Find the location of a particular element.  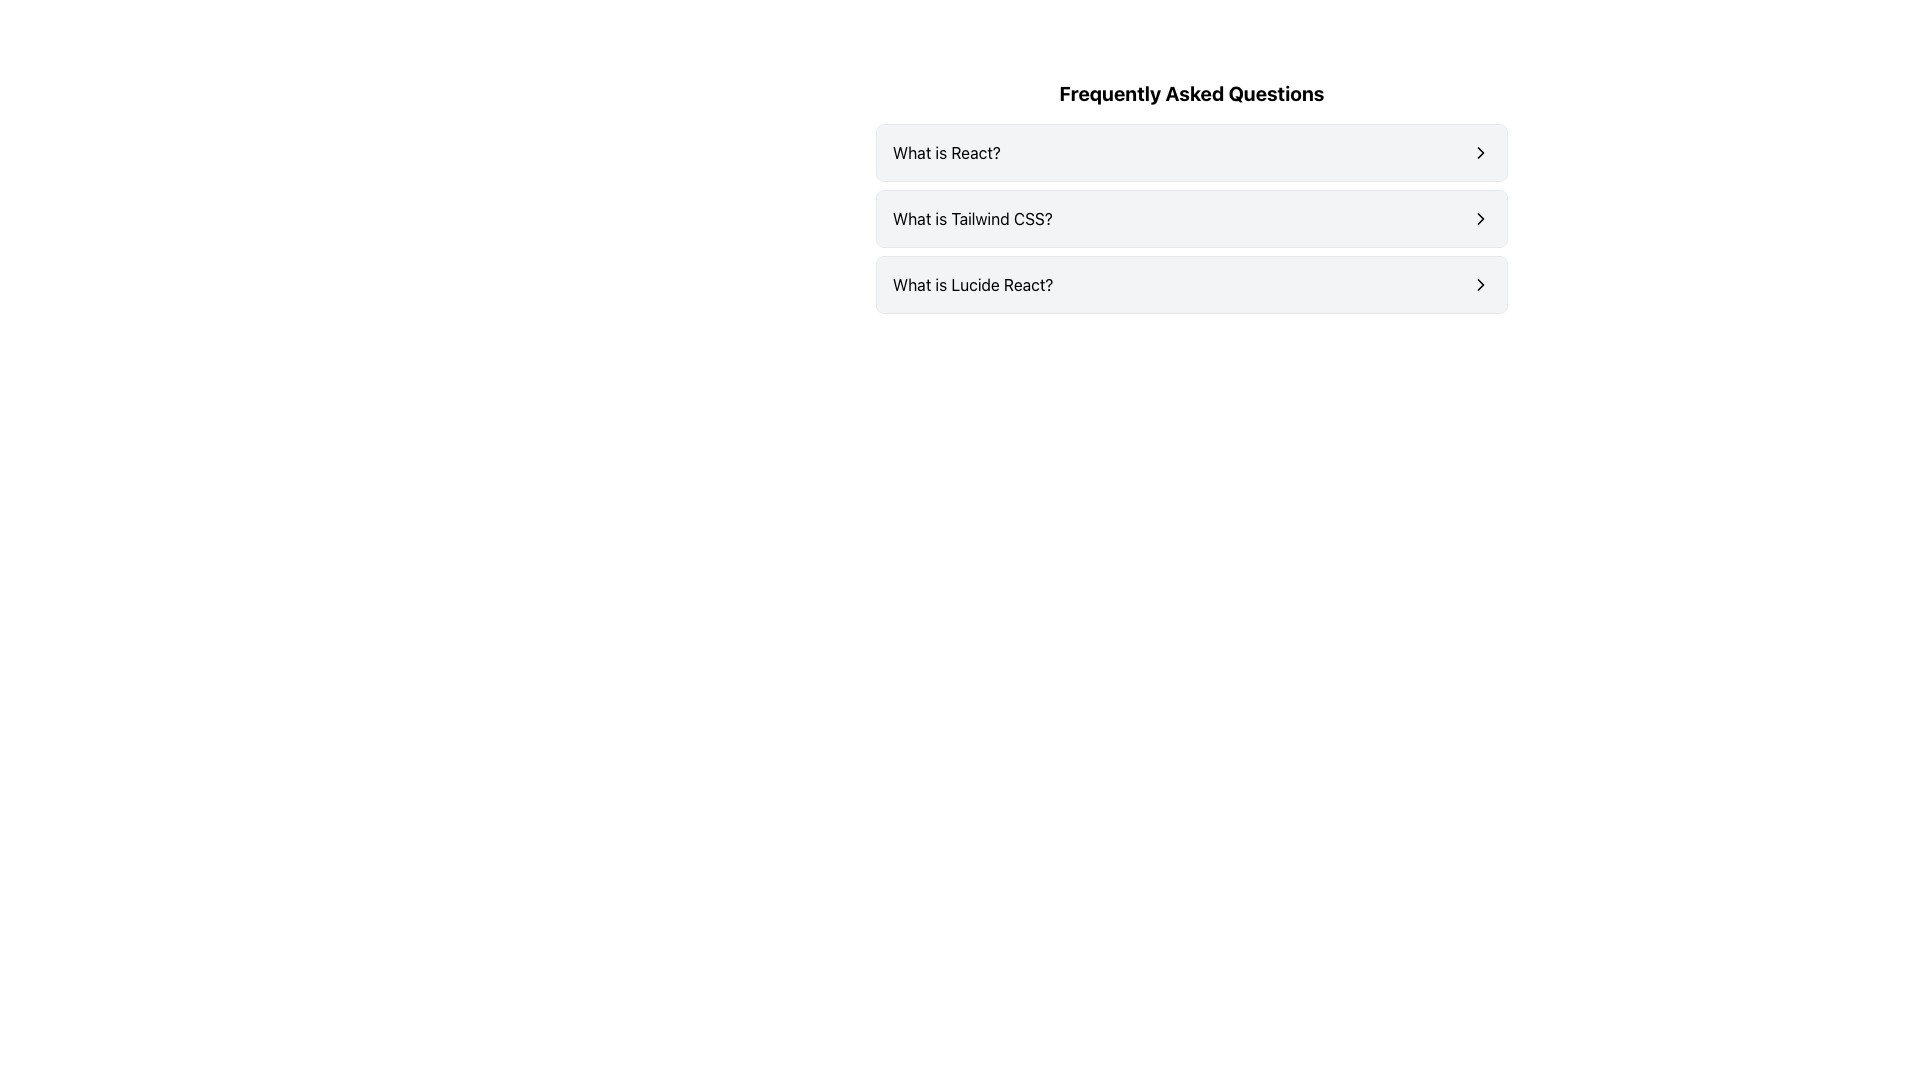

the chevron arrow icon located at the far right of the 'What is React?' dropdown item under the 'Frequently Asked Questions' section to indicate that the list item is expandable or navigates to further details is located at coordinates (1481, 152).